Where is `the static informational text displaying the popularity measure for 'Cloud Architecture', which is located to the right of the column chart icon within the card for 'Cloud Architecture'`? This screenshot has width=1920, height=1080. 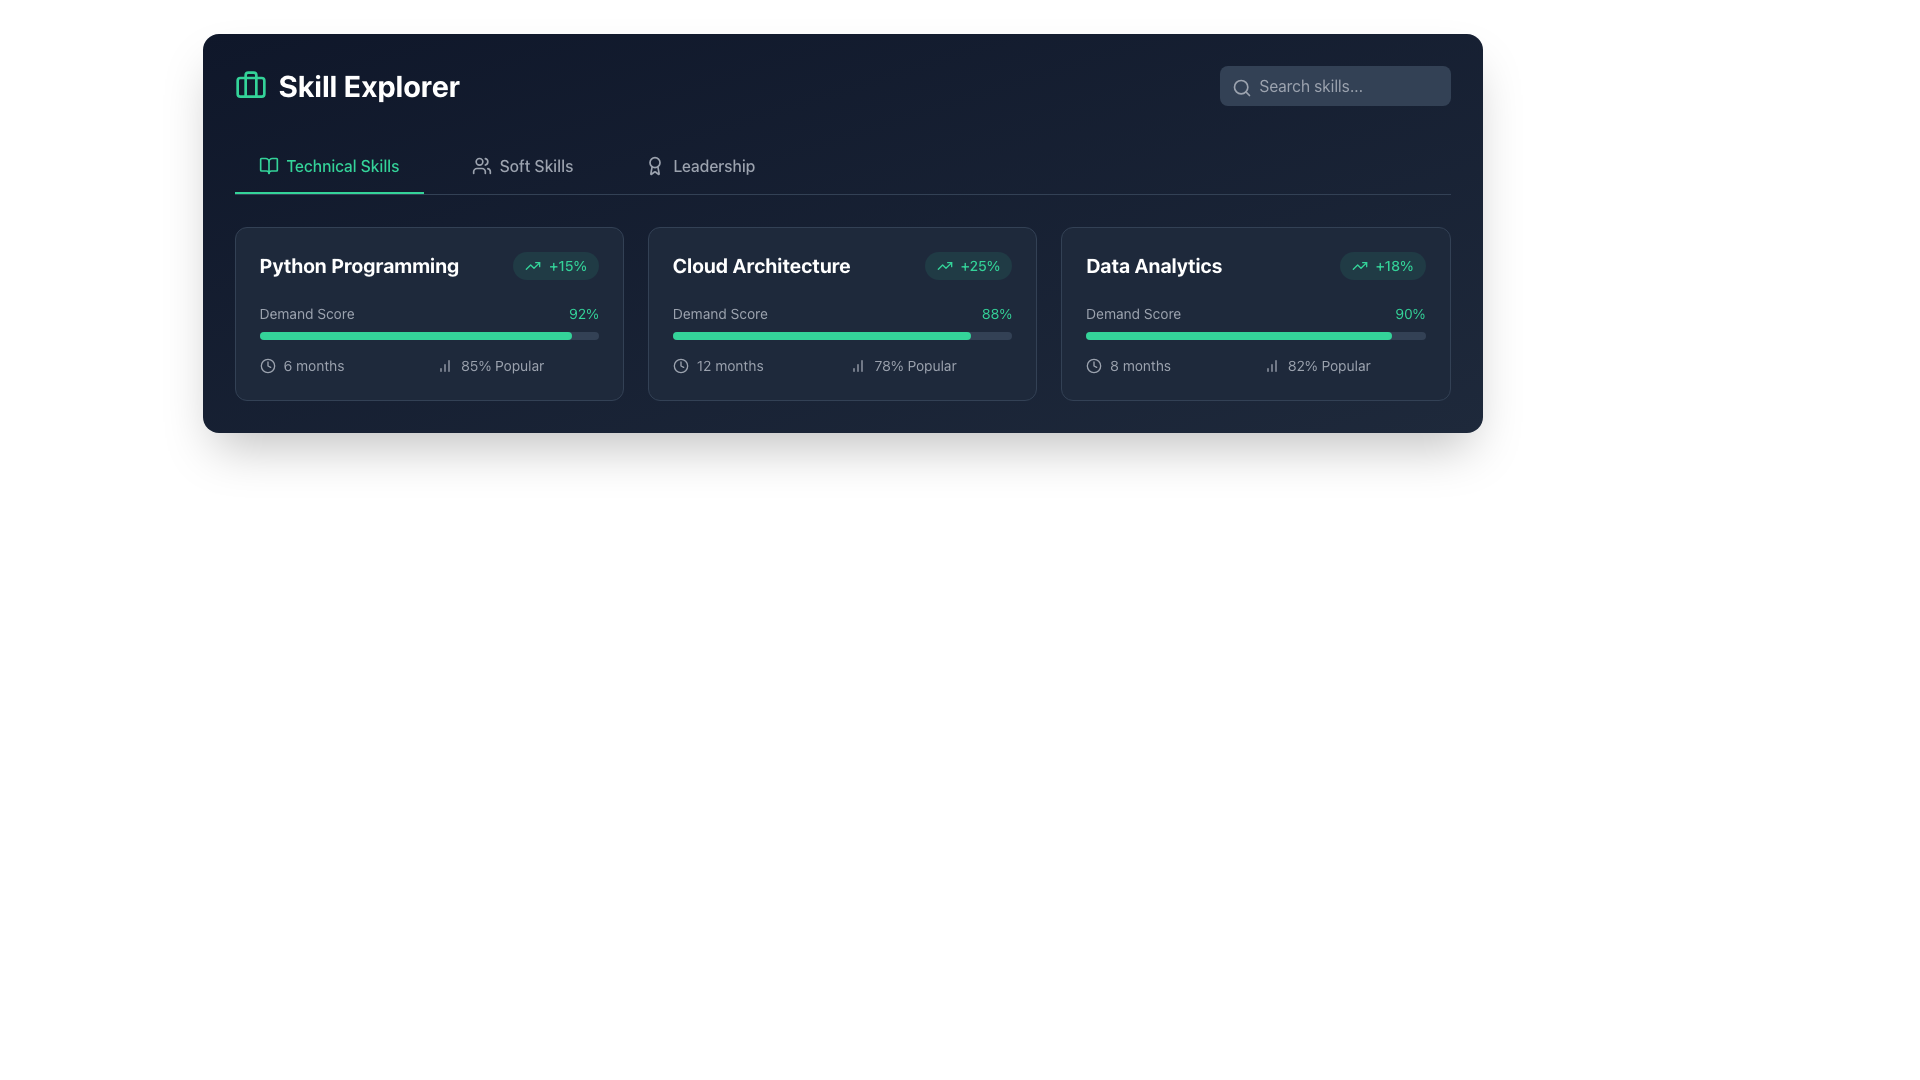
the static informational text displaying the popularity measure for 'Cloud Architecture', which is located to the right of the column chart icon within the card for 'Cloud Architecture' is located at coordinates (914, 366).